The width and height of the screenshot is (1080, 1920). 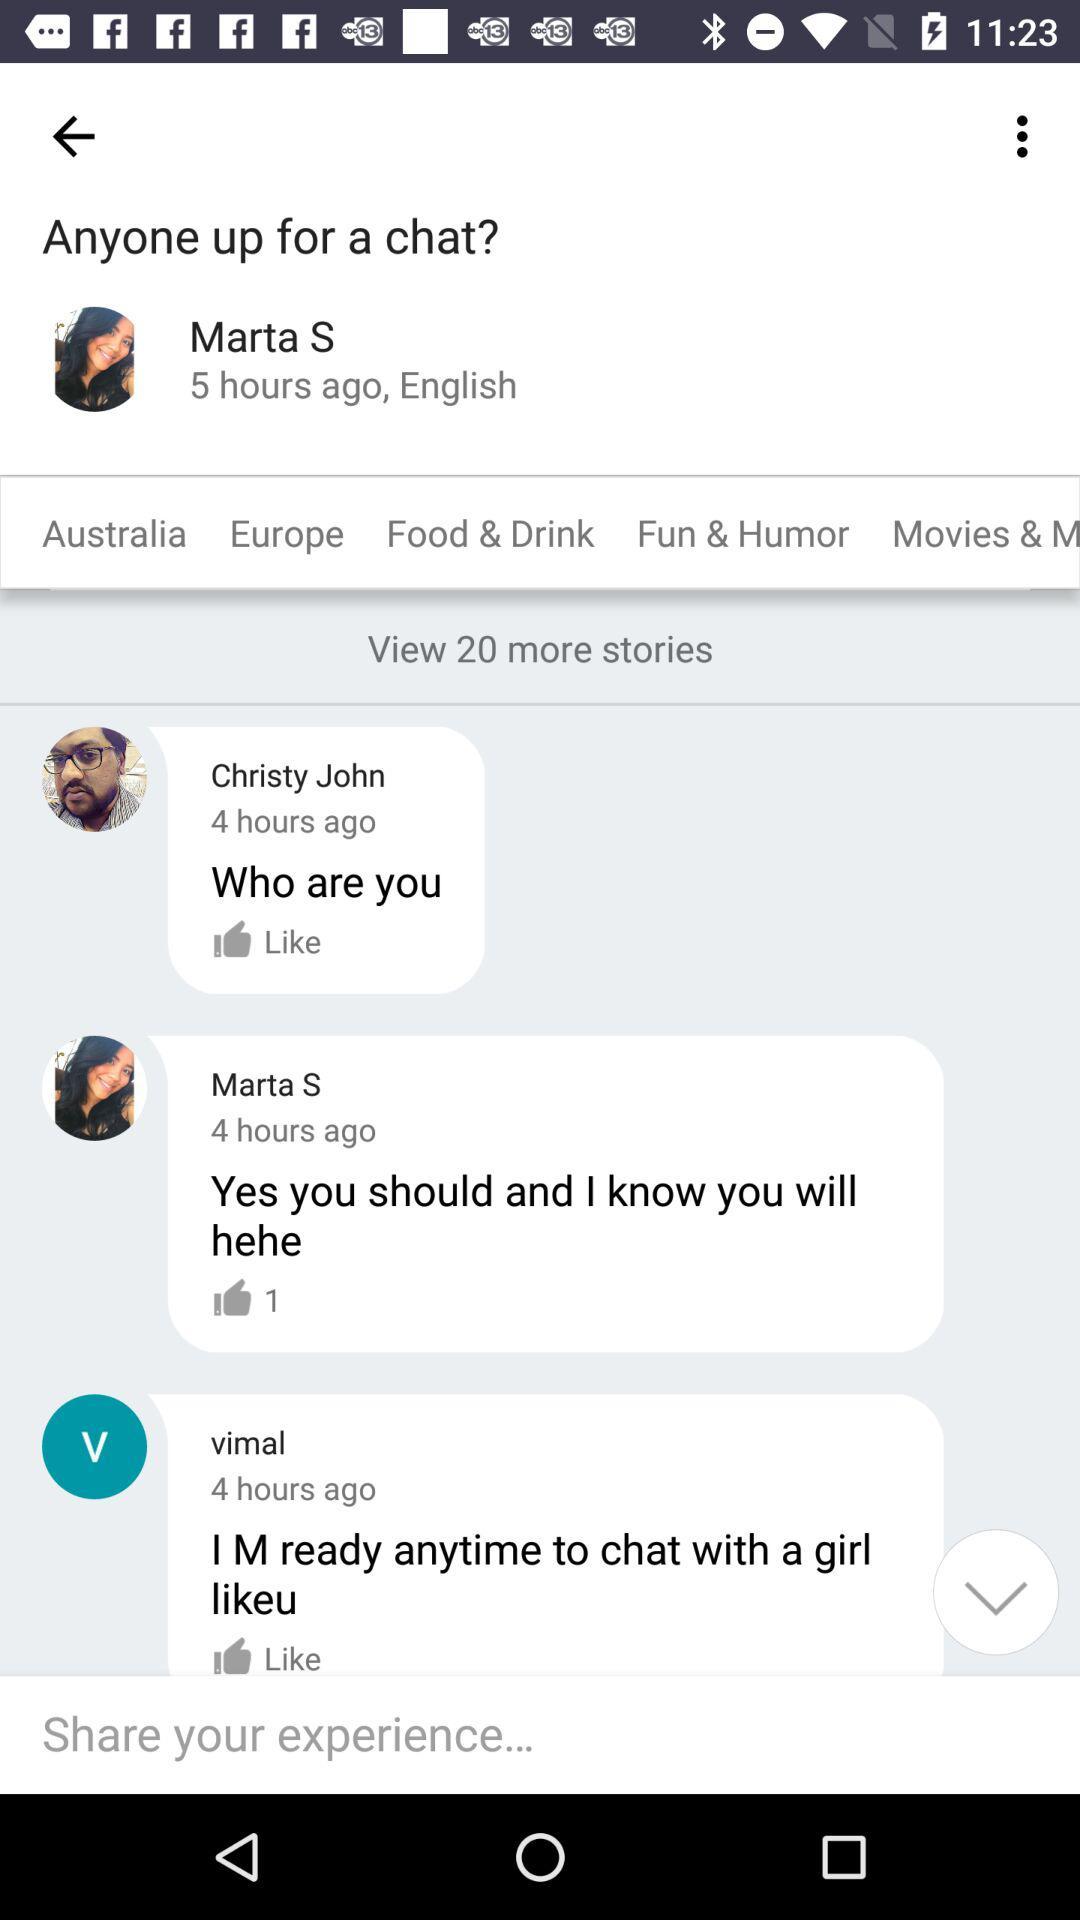 I want to click on the text box which says share your experience, so click(x=550, y=1733).